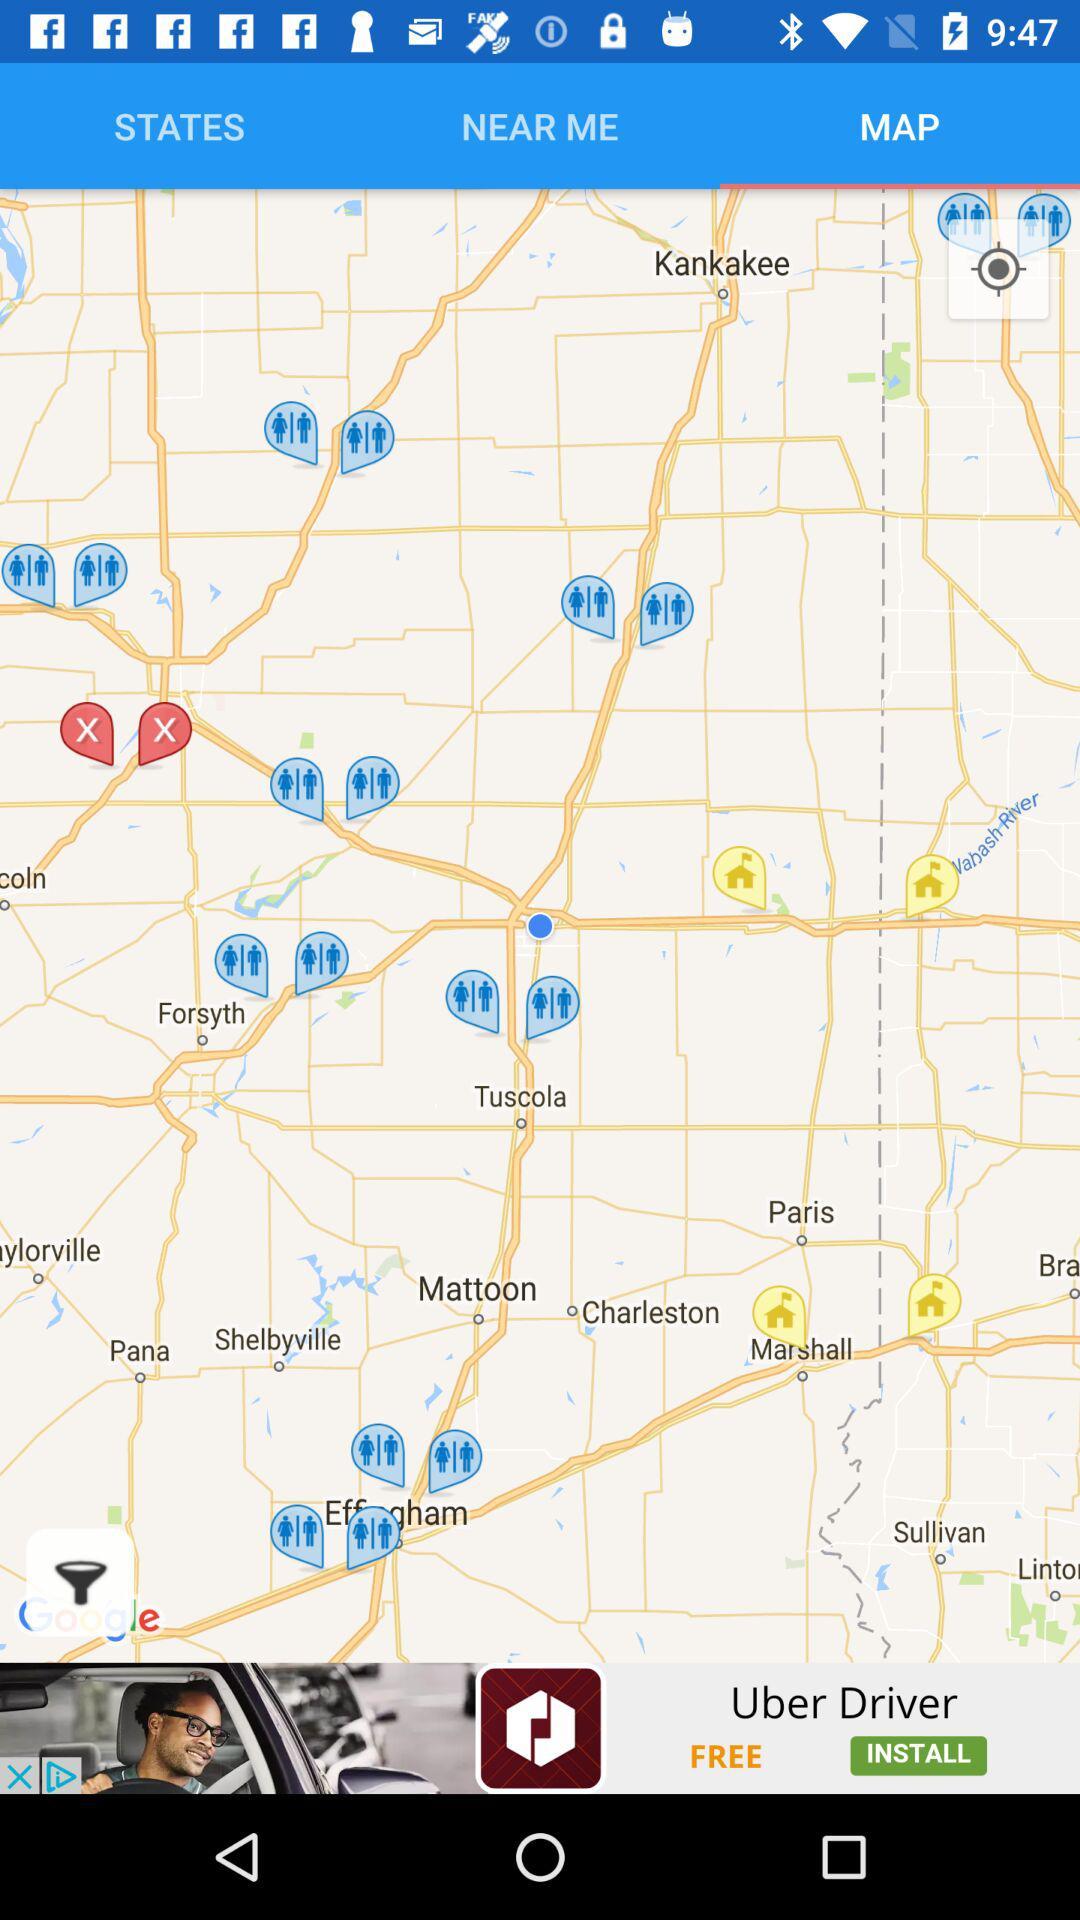 This screenshot has height=1920, width=1080. I want to click on show fileters, so click(79, 1581).